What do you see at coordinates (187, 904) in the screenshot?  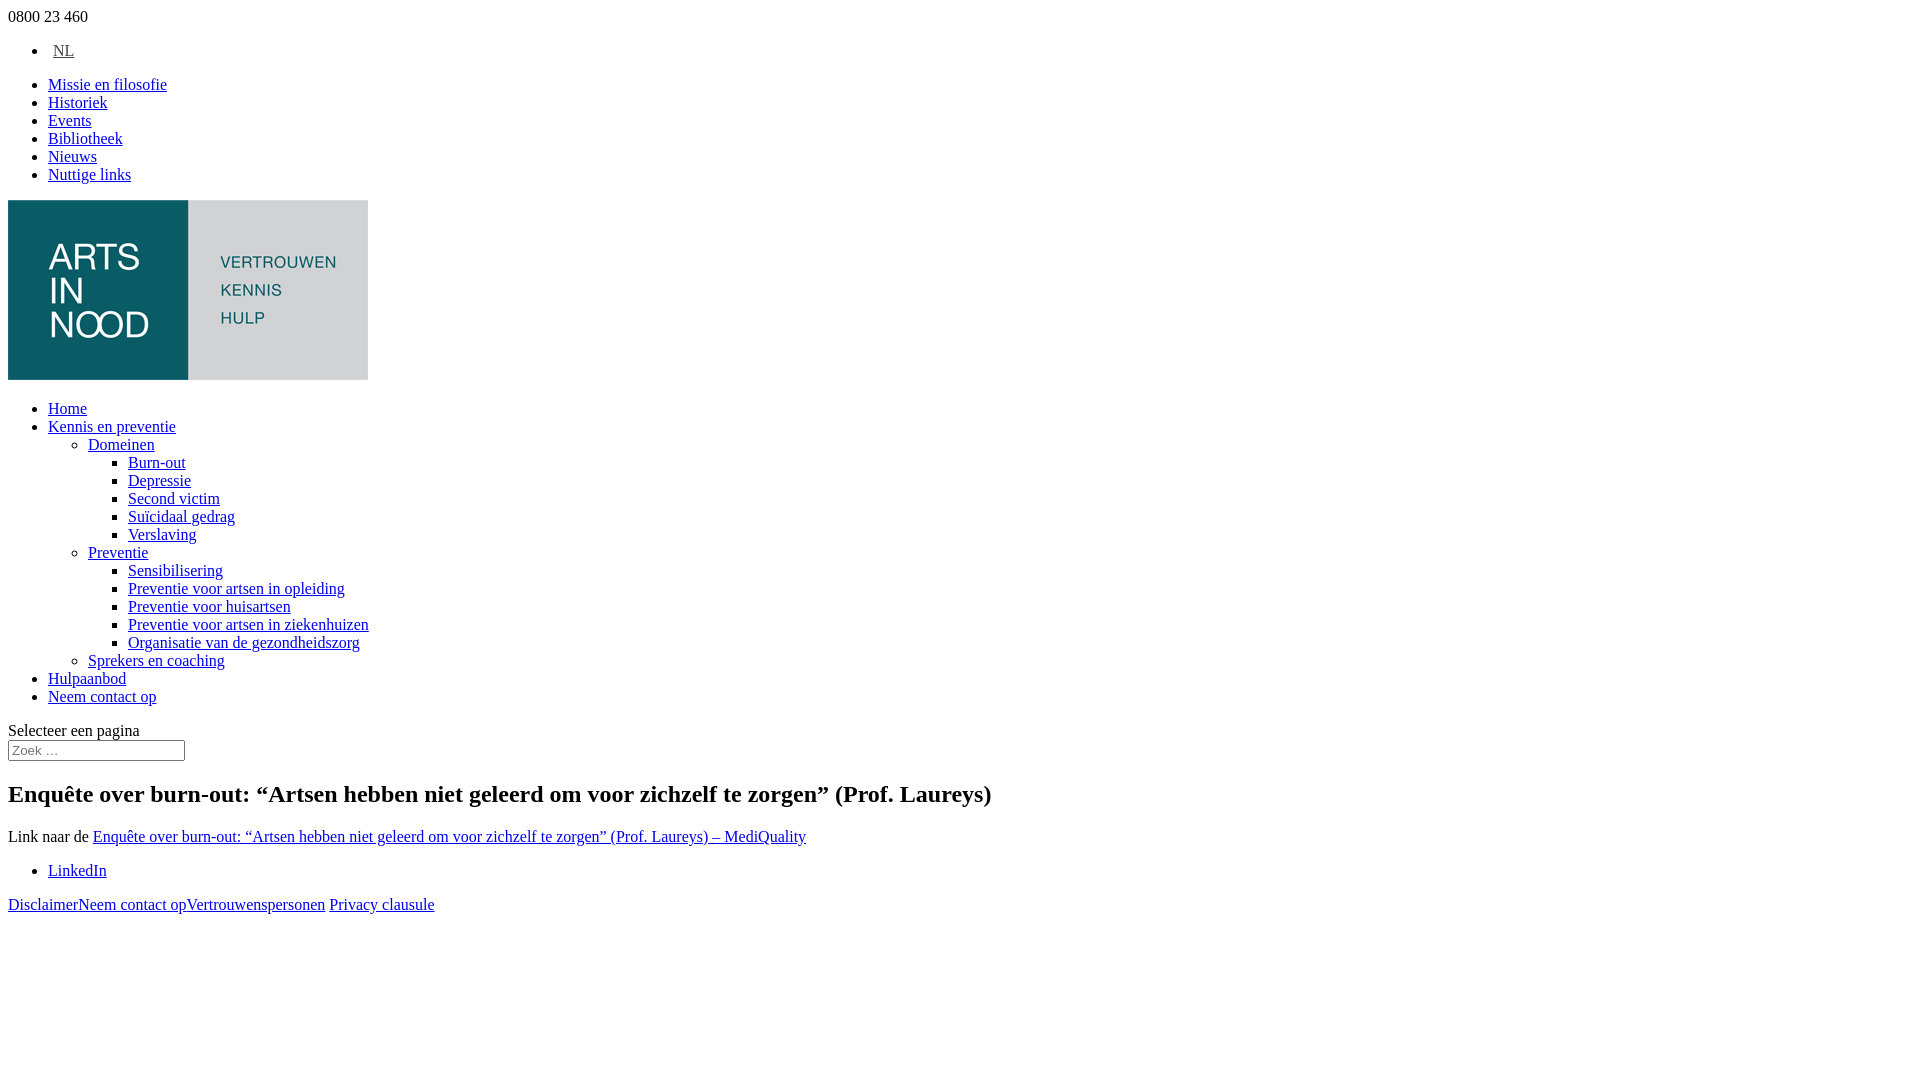 I see `'Vertrouwenspersonen'` at bounding box center [187, 904].